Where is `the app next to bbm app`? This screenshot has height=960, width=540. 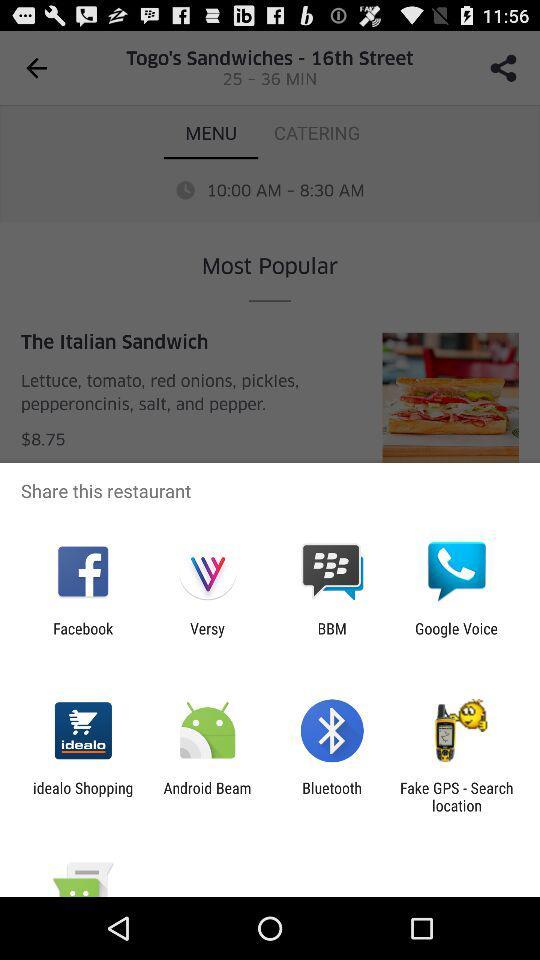
the app next to bbm app is located at coordinates (456, 636).